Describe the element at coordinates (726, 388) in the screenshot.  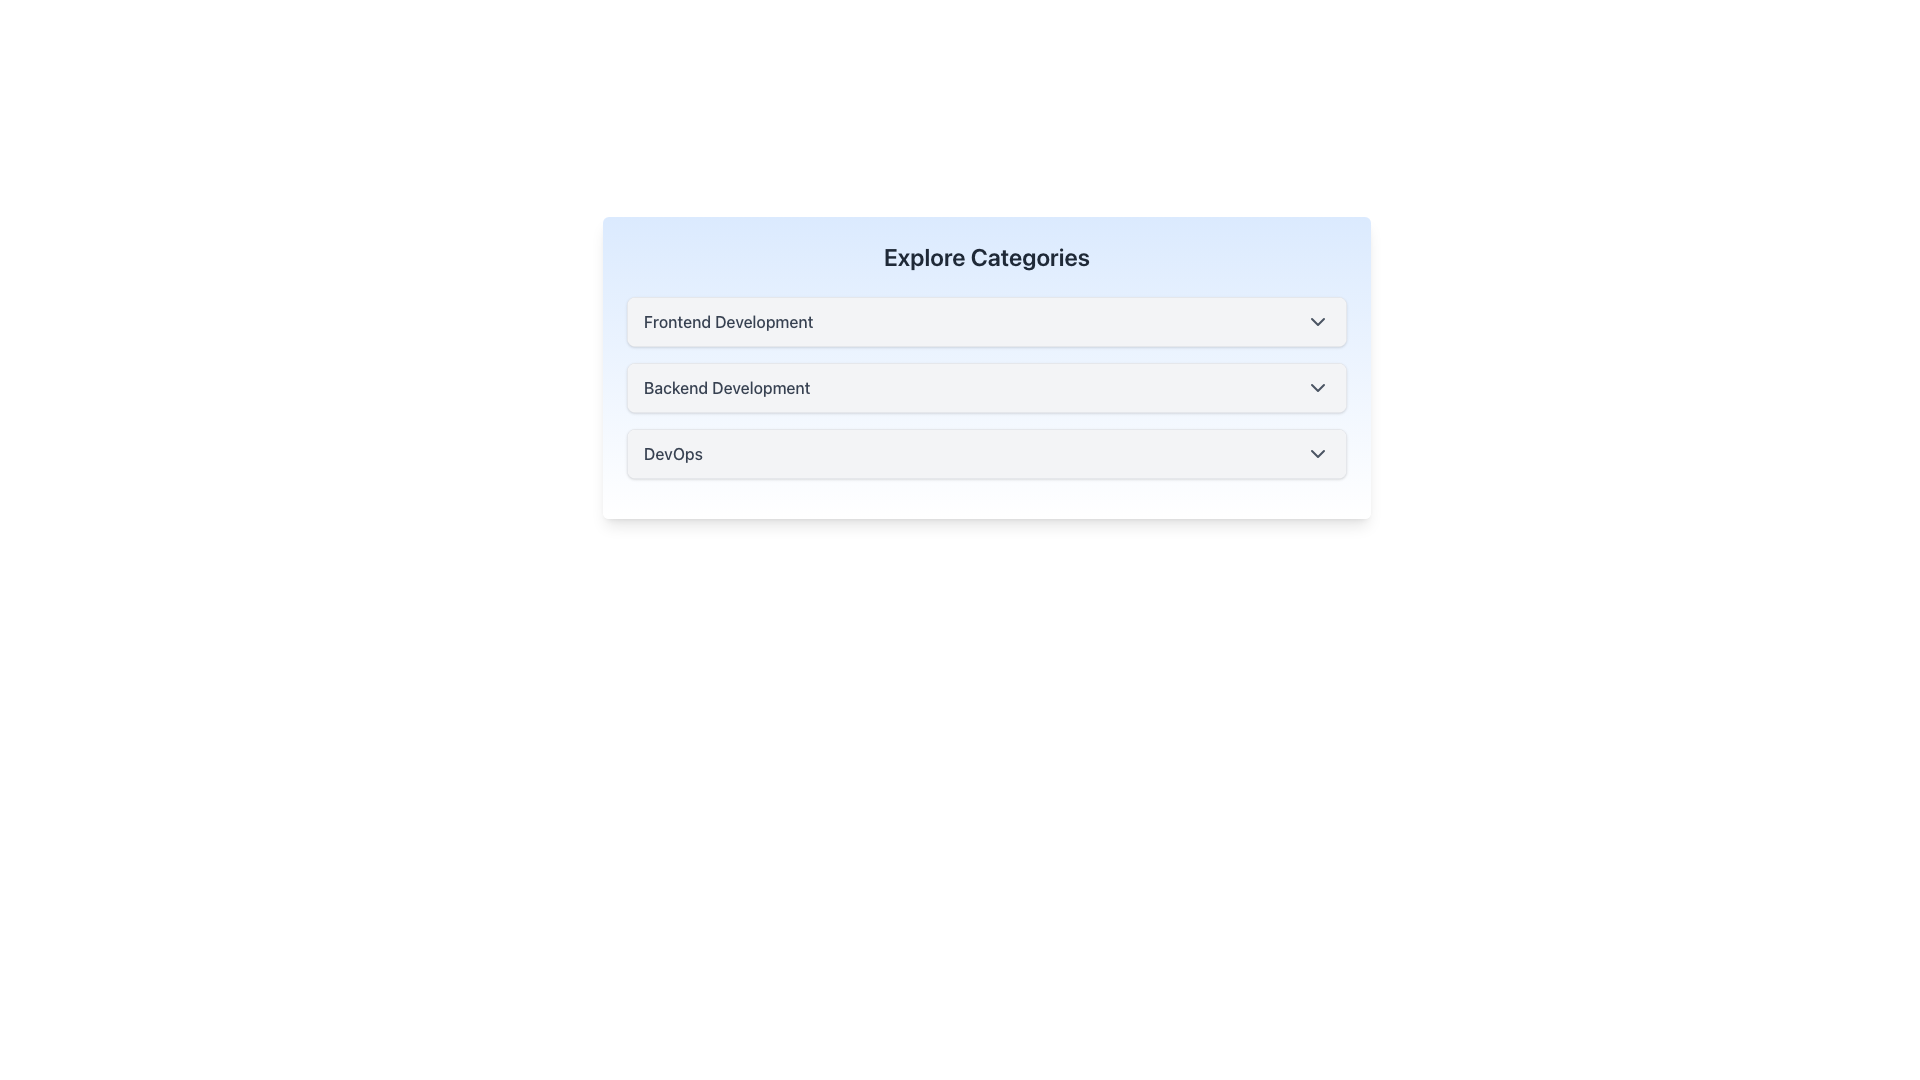
I see `the 'Backend Development' text label in the selectable list under 'Explore Categories'` at that location.